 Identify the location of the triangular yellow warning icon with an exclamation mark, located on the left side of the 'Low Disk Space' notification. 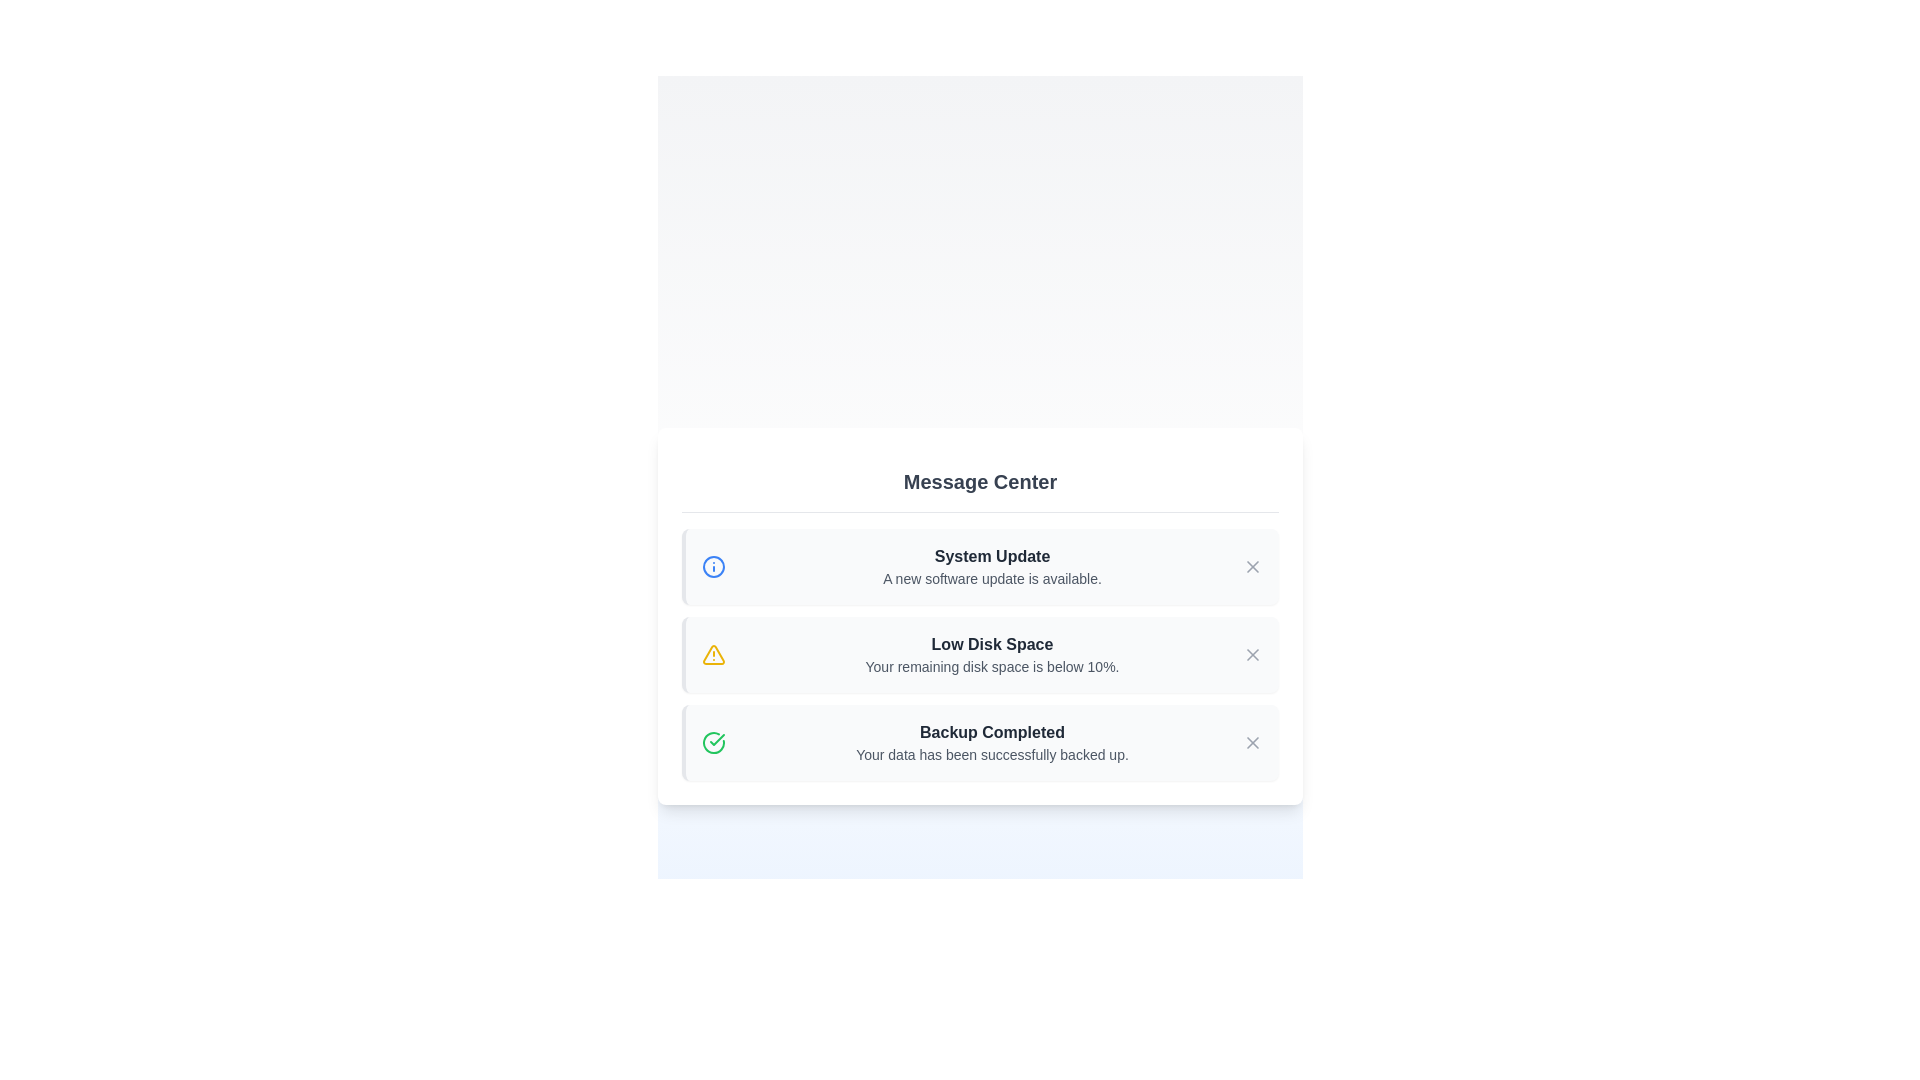
(714, 654).